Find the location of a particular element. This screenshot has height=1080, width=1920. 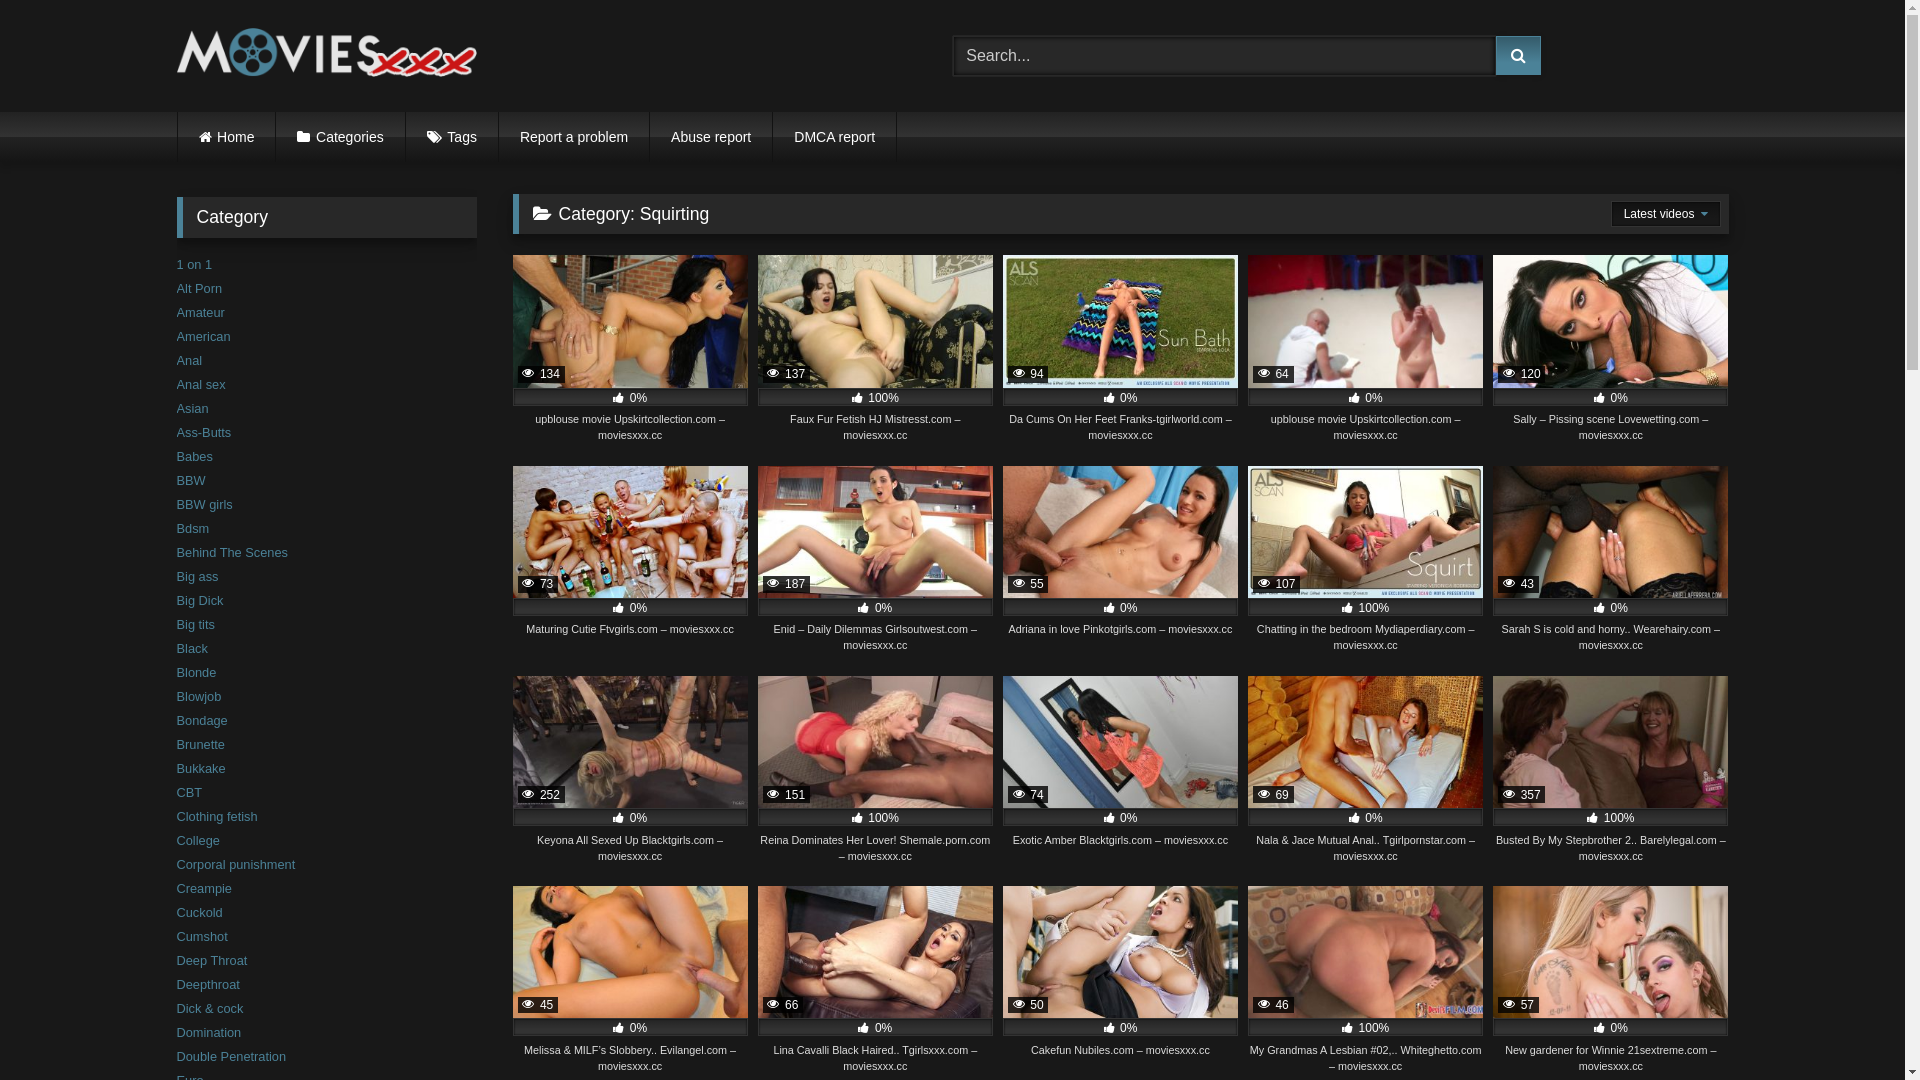

'Home' is located at coordinates (226, 136).